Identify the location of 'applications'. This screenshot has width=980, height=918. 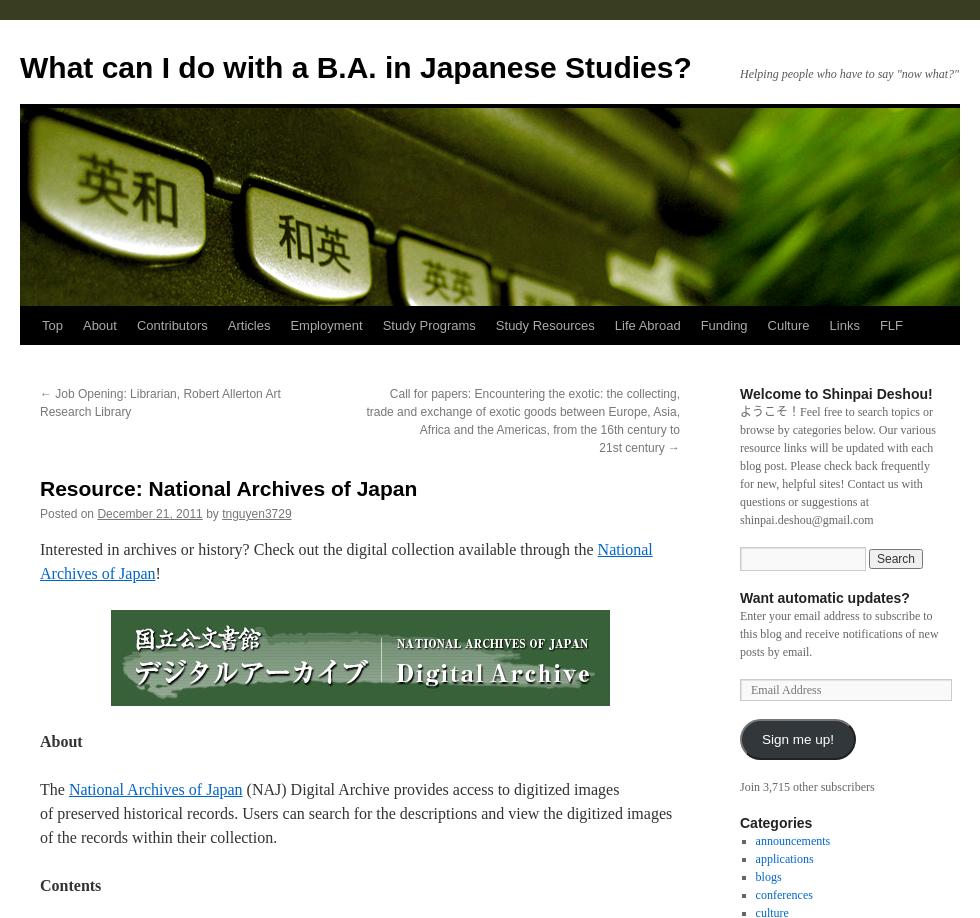
(784, 857).